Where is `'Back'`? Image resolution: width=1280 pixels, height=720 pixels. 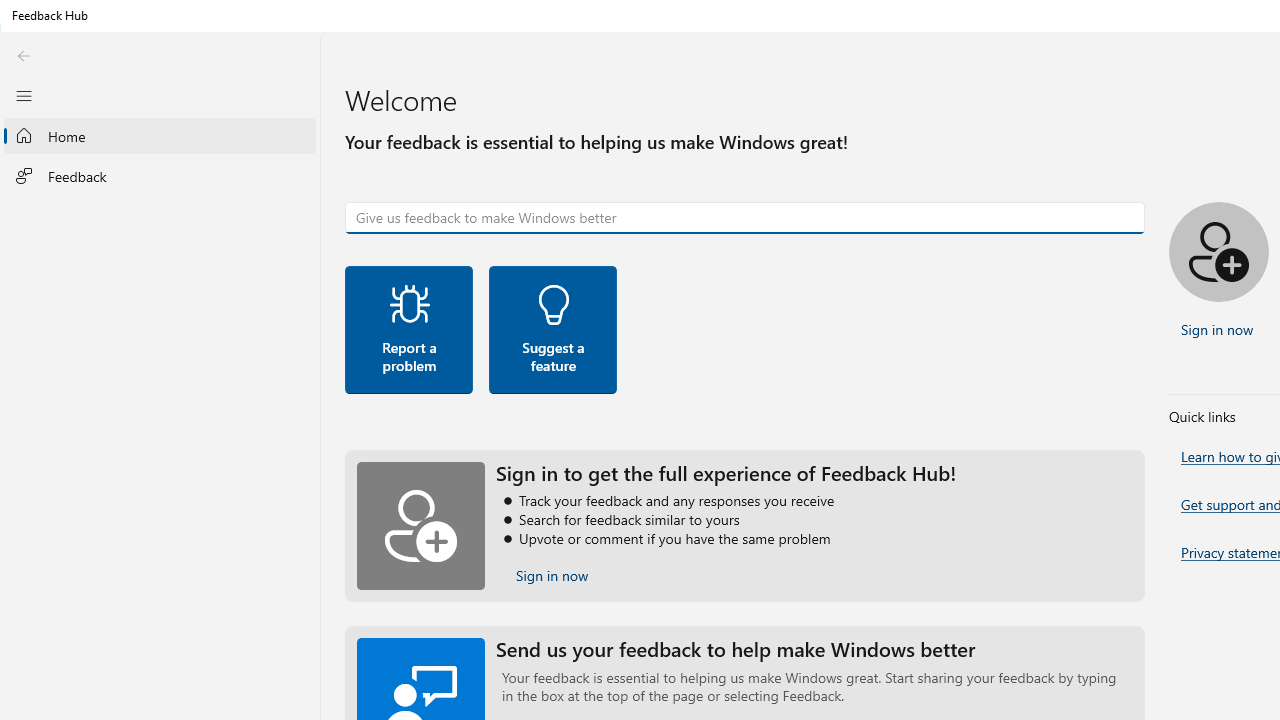
'Back' is located at coordinates (23, 55).